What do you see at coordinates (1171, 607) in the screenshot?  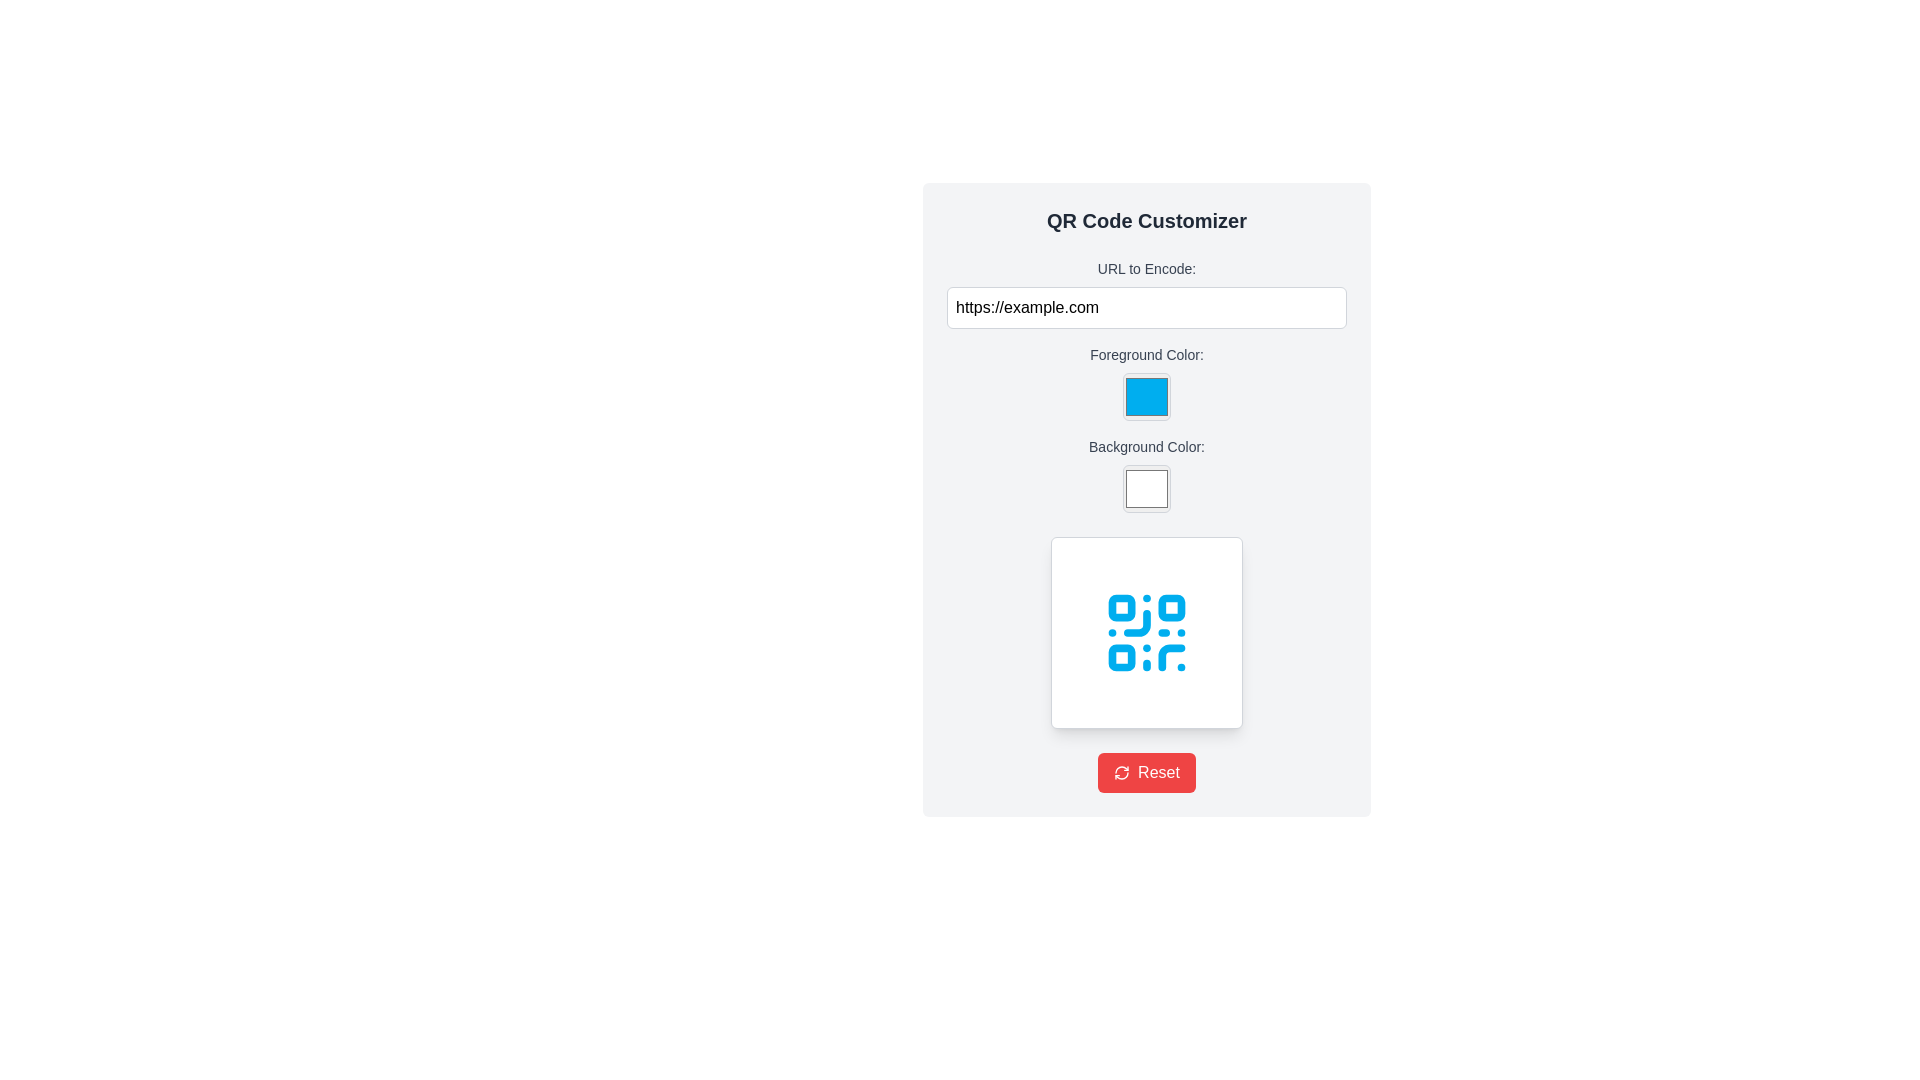 I see `the second small square in the top-right corner of the QR code component, which visually encodes information and is located centrally within a white card area beneath the color selectors` at bounding box center [1171, 607].